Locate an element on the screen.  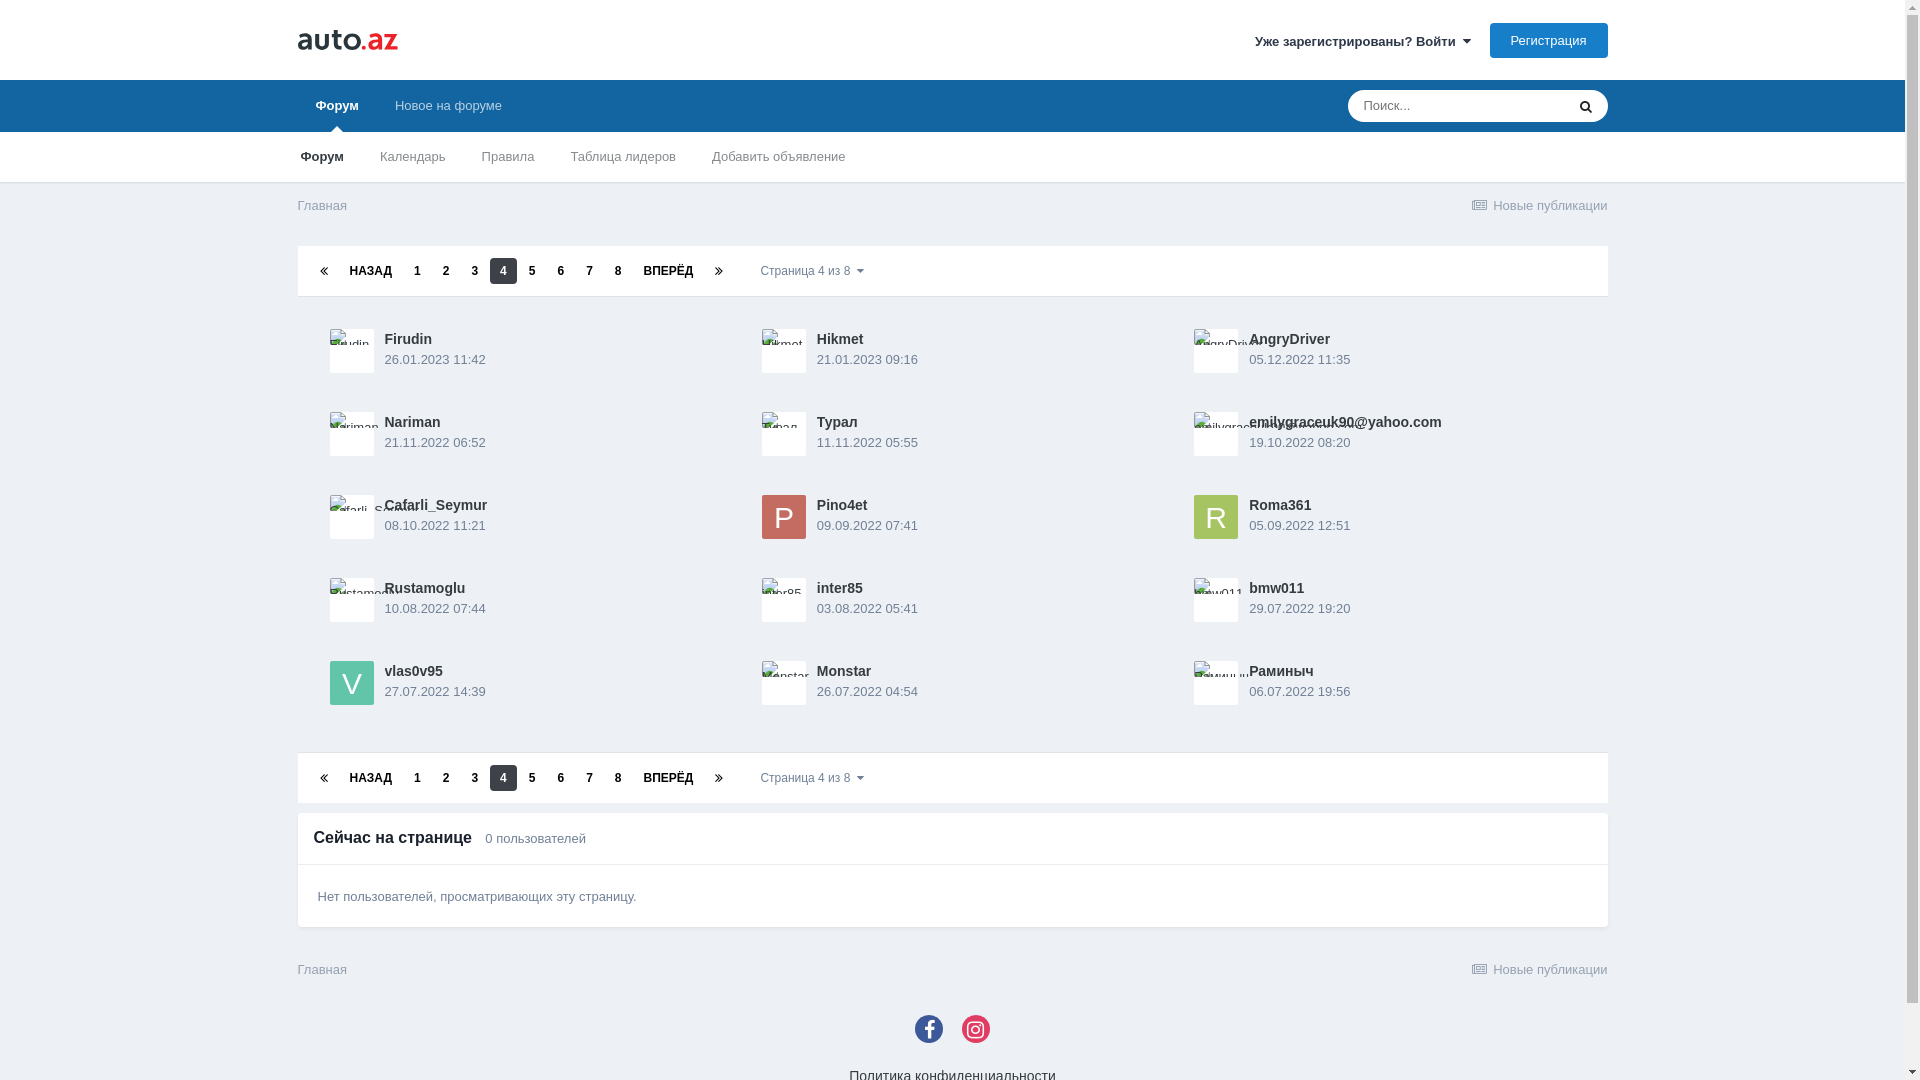
'3' is located at coordinates (473, 775).